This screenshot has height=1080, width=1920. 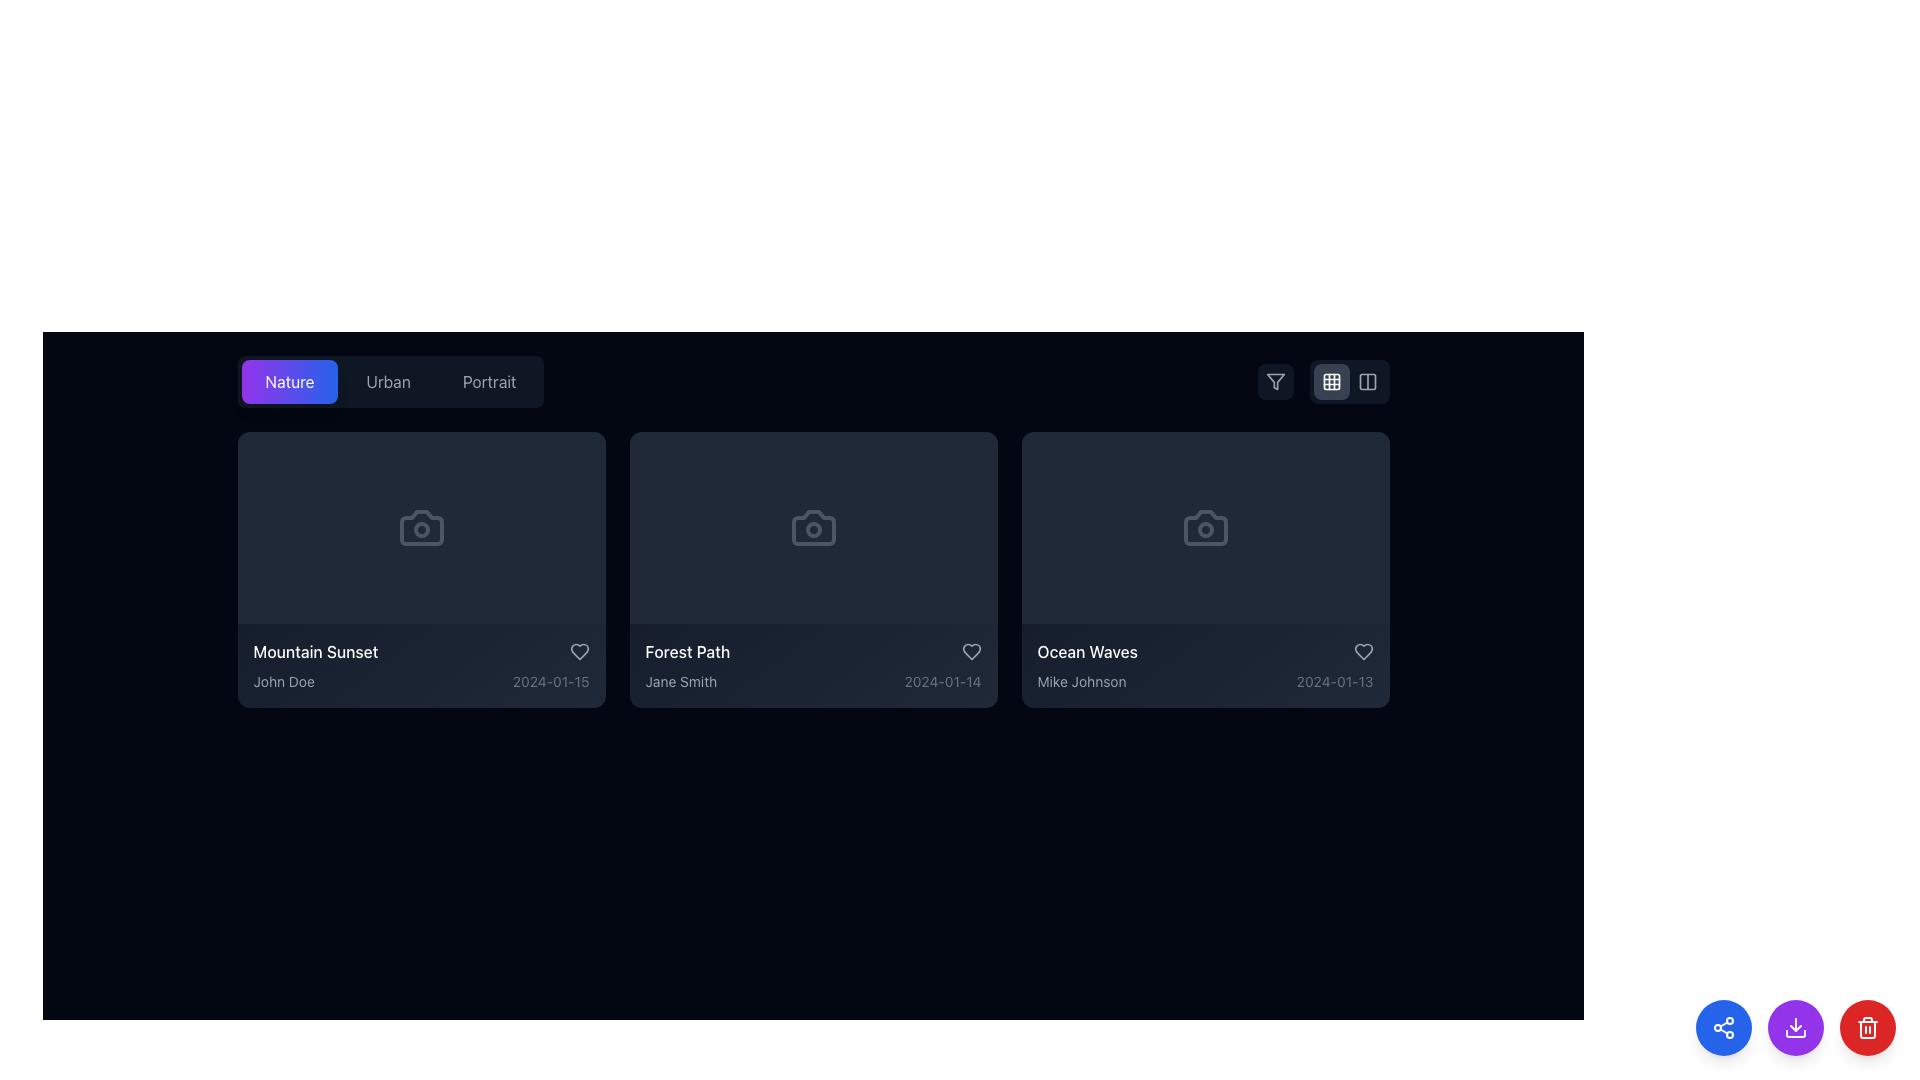 What do you see at coordinates (578, 651) in the screenshot?
I see `the heart-shaped icon located in the bottom right corner of the 'Mountain Sunset' card` at bounding box center [578, 651].